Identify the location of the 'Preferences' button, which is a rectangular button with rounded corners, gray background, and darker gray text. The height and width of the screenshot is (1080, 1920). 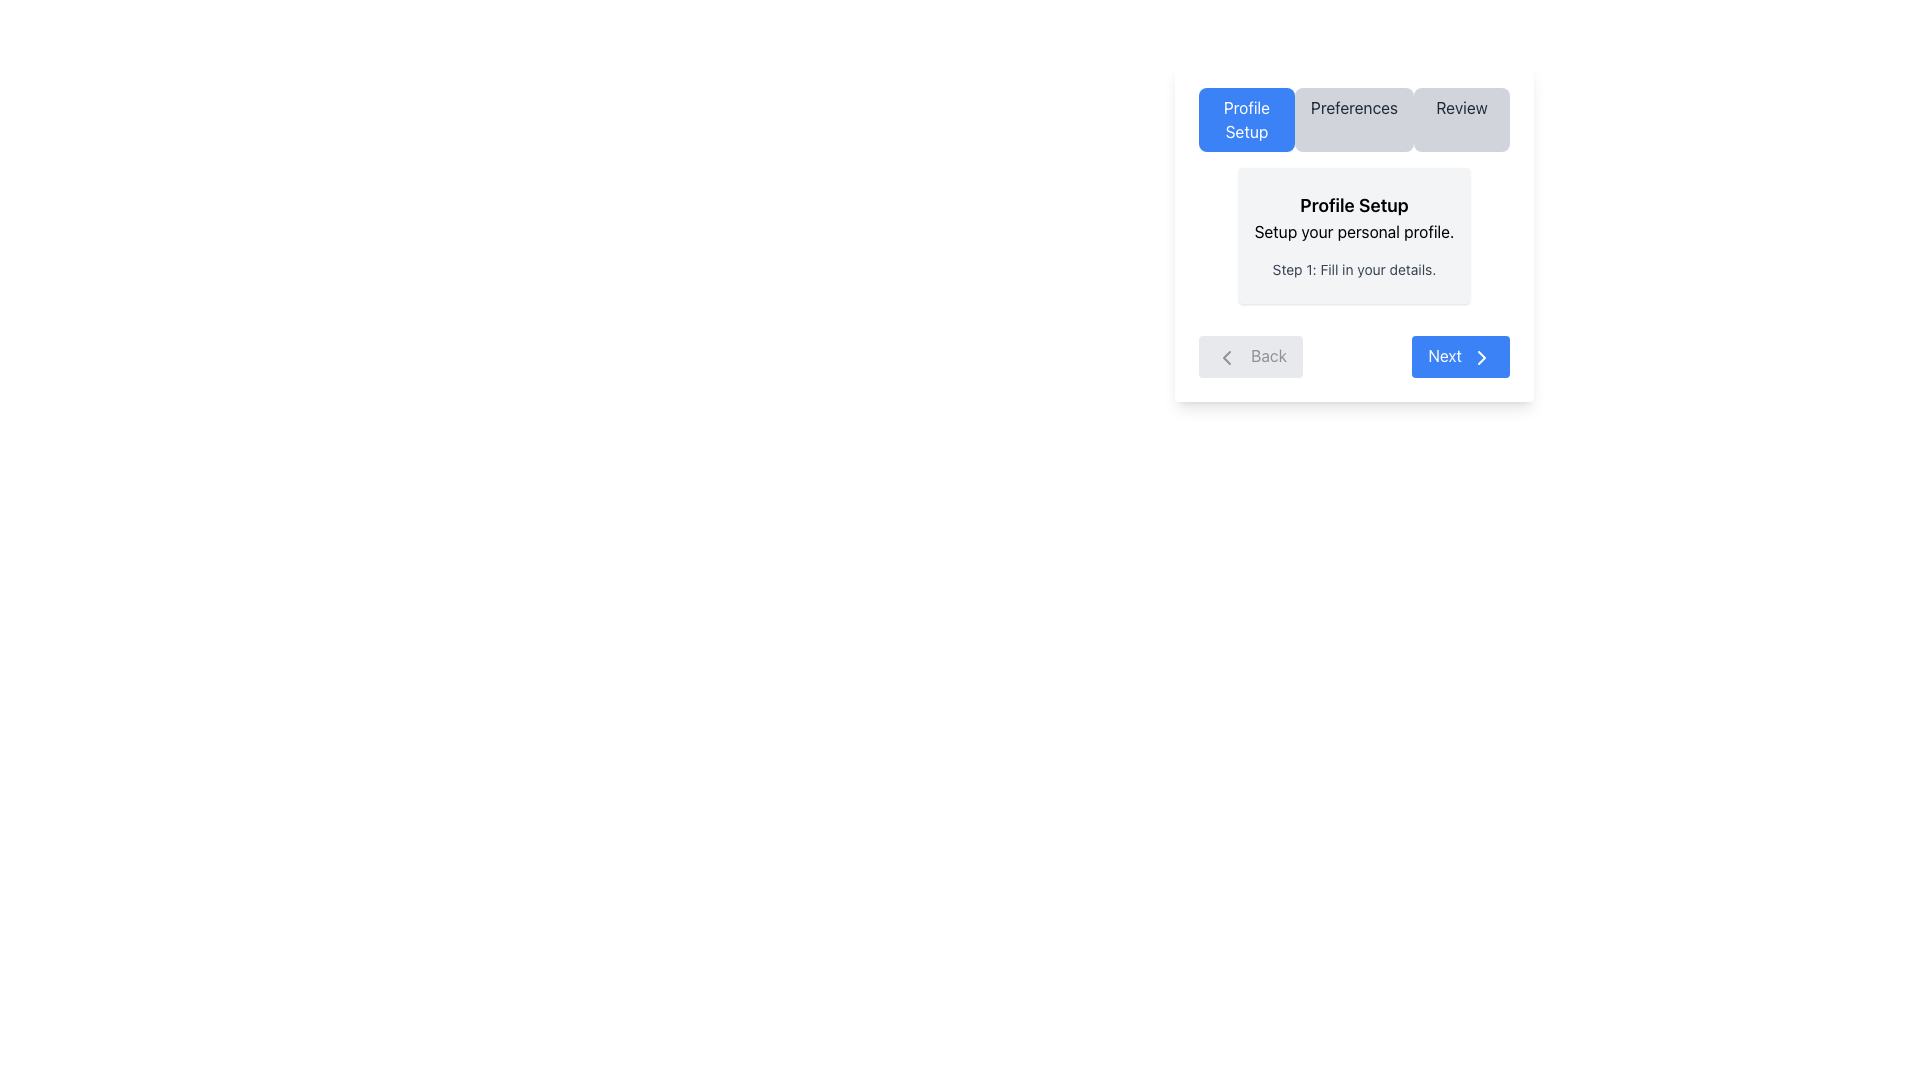
(1354, 119).